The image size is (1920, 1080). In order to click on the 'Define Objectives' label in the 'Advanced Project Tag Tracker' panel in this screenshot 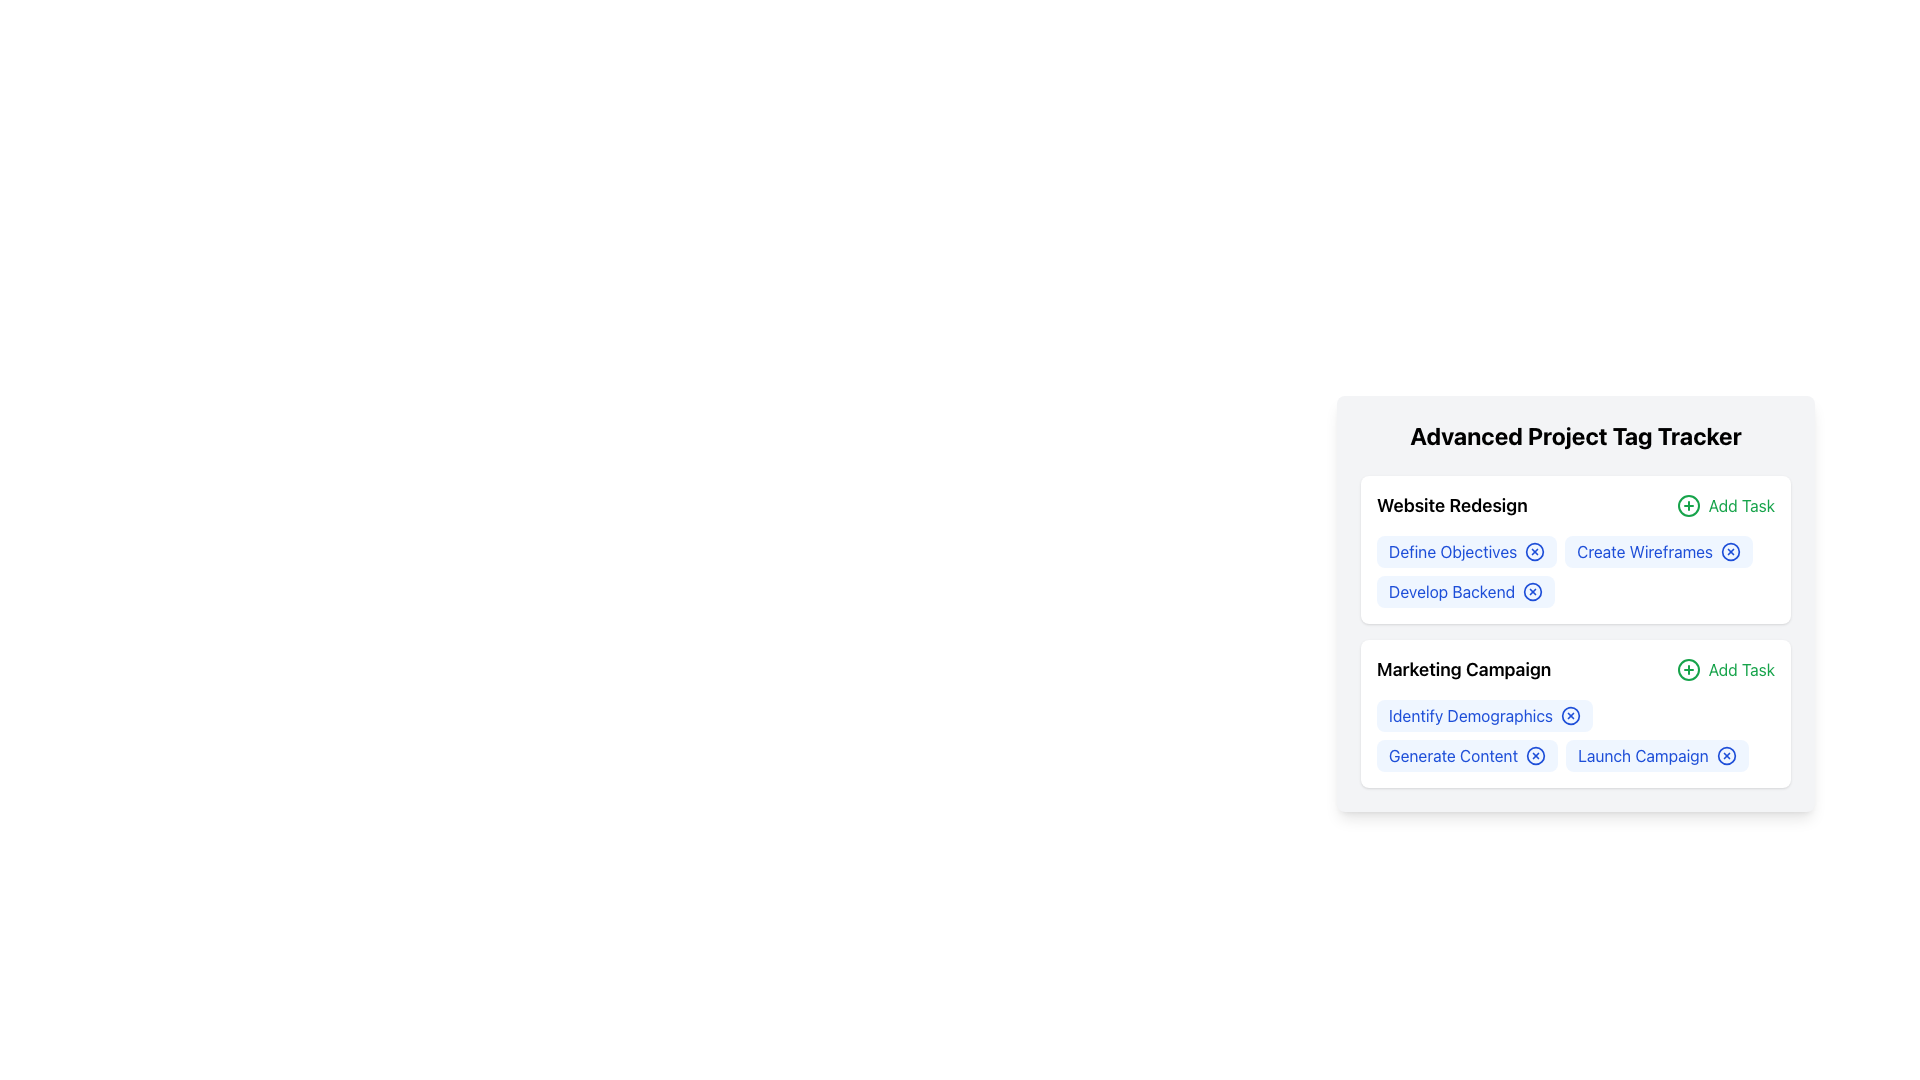, I will do `click(1453, 551)`.